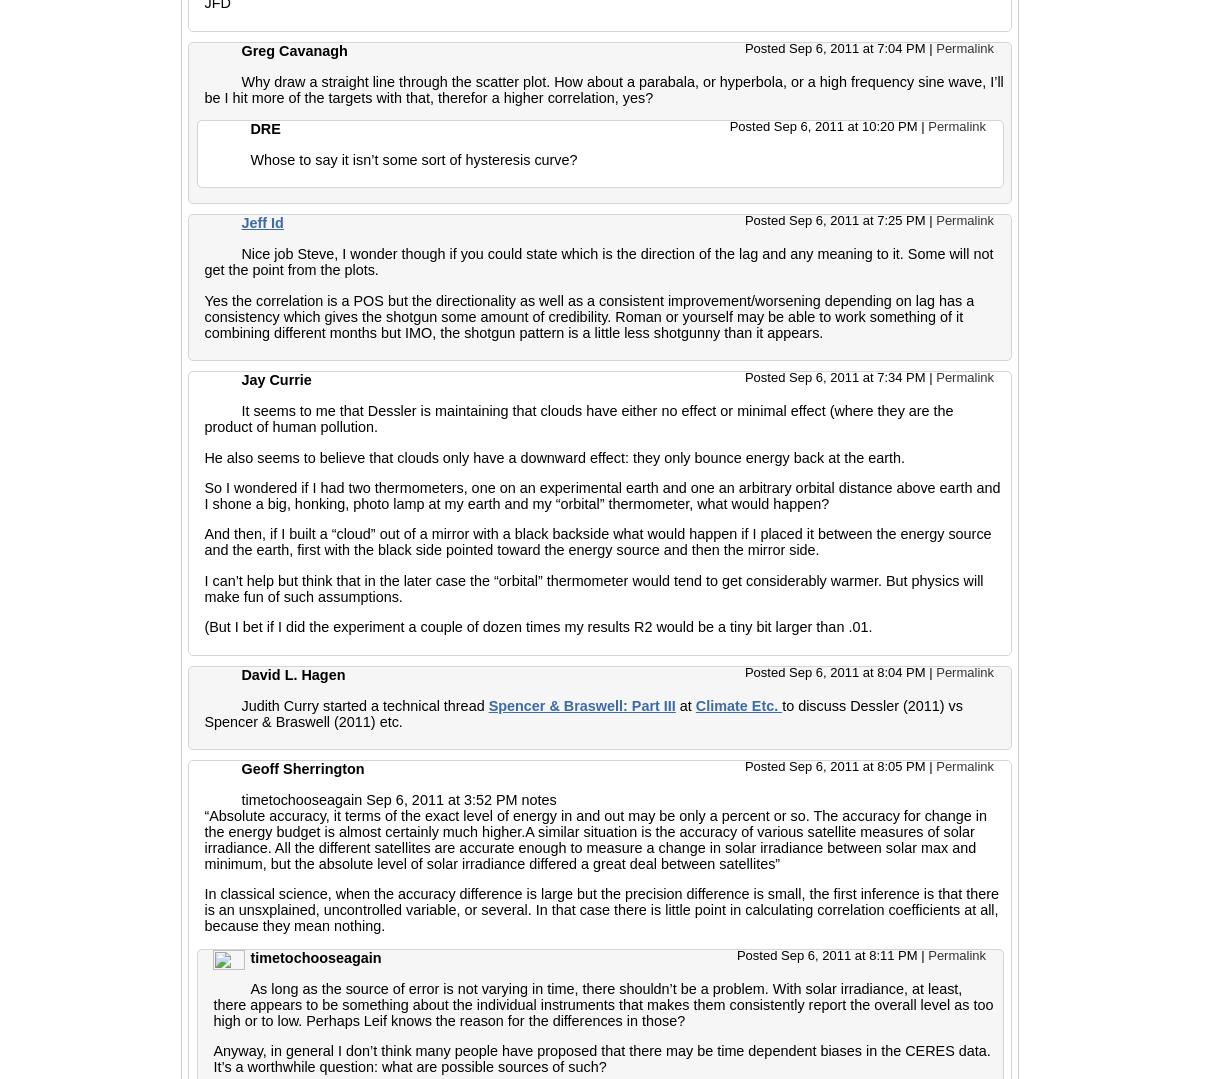 Image resolution: width=1212 pixels, height=1079 pixels. Describe the element at coordinates (302, 768) in the screenshot. I see `'Geoff Sherrington'` at that location.